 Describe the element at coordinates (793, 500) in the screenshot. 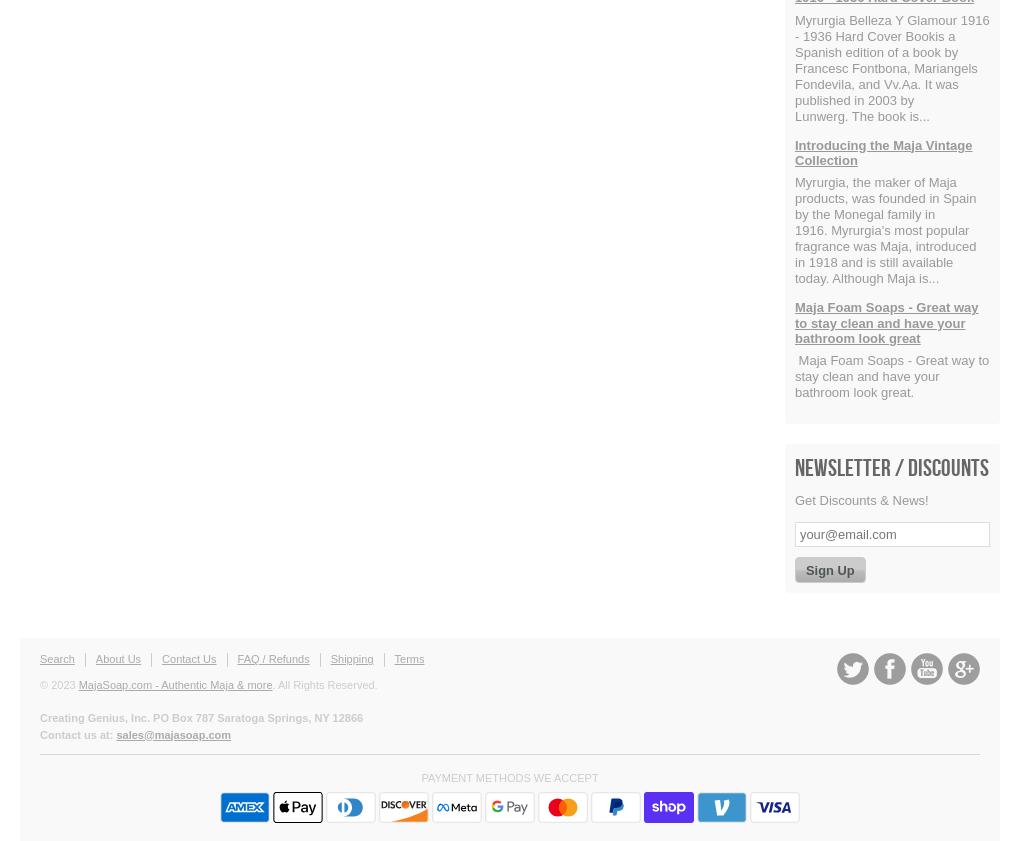

I see `'Get Discounts & News!'` at that location.